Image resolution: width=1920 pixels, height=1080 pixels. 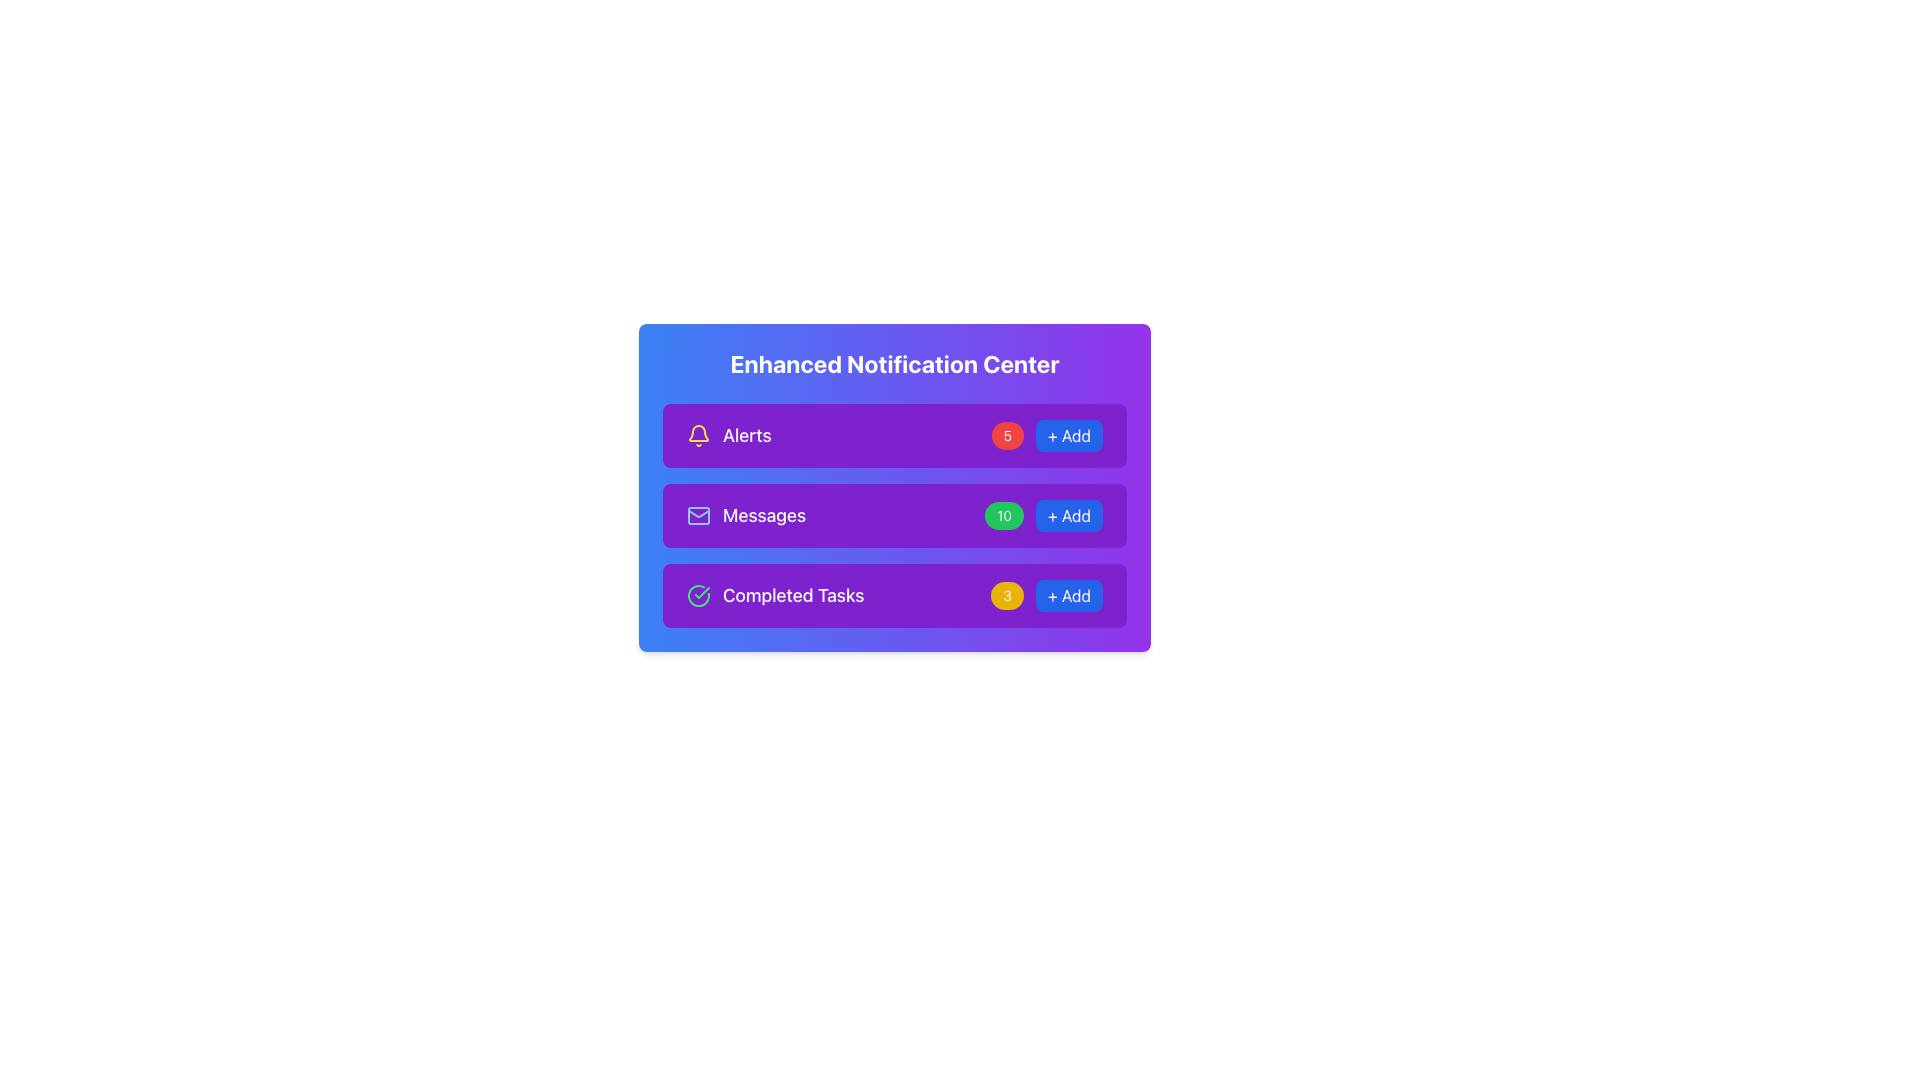 What do you see at coordinates (1007, 595) in the screenshot?
I see `the small yellow circular badge with the number '3' in white text, located to the left of the '+ Add' button in the 'Completed Tasks' section` at bounding box center [1007, 595].